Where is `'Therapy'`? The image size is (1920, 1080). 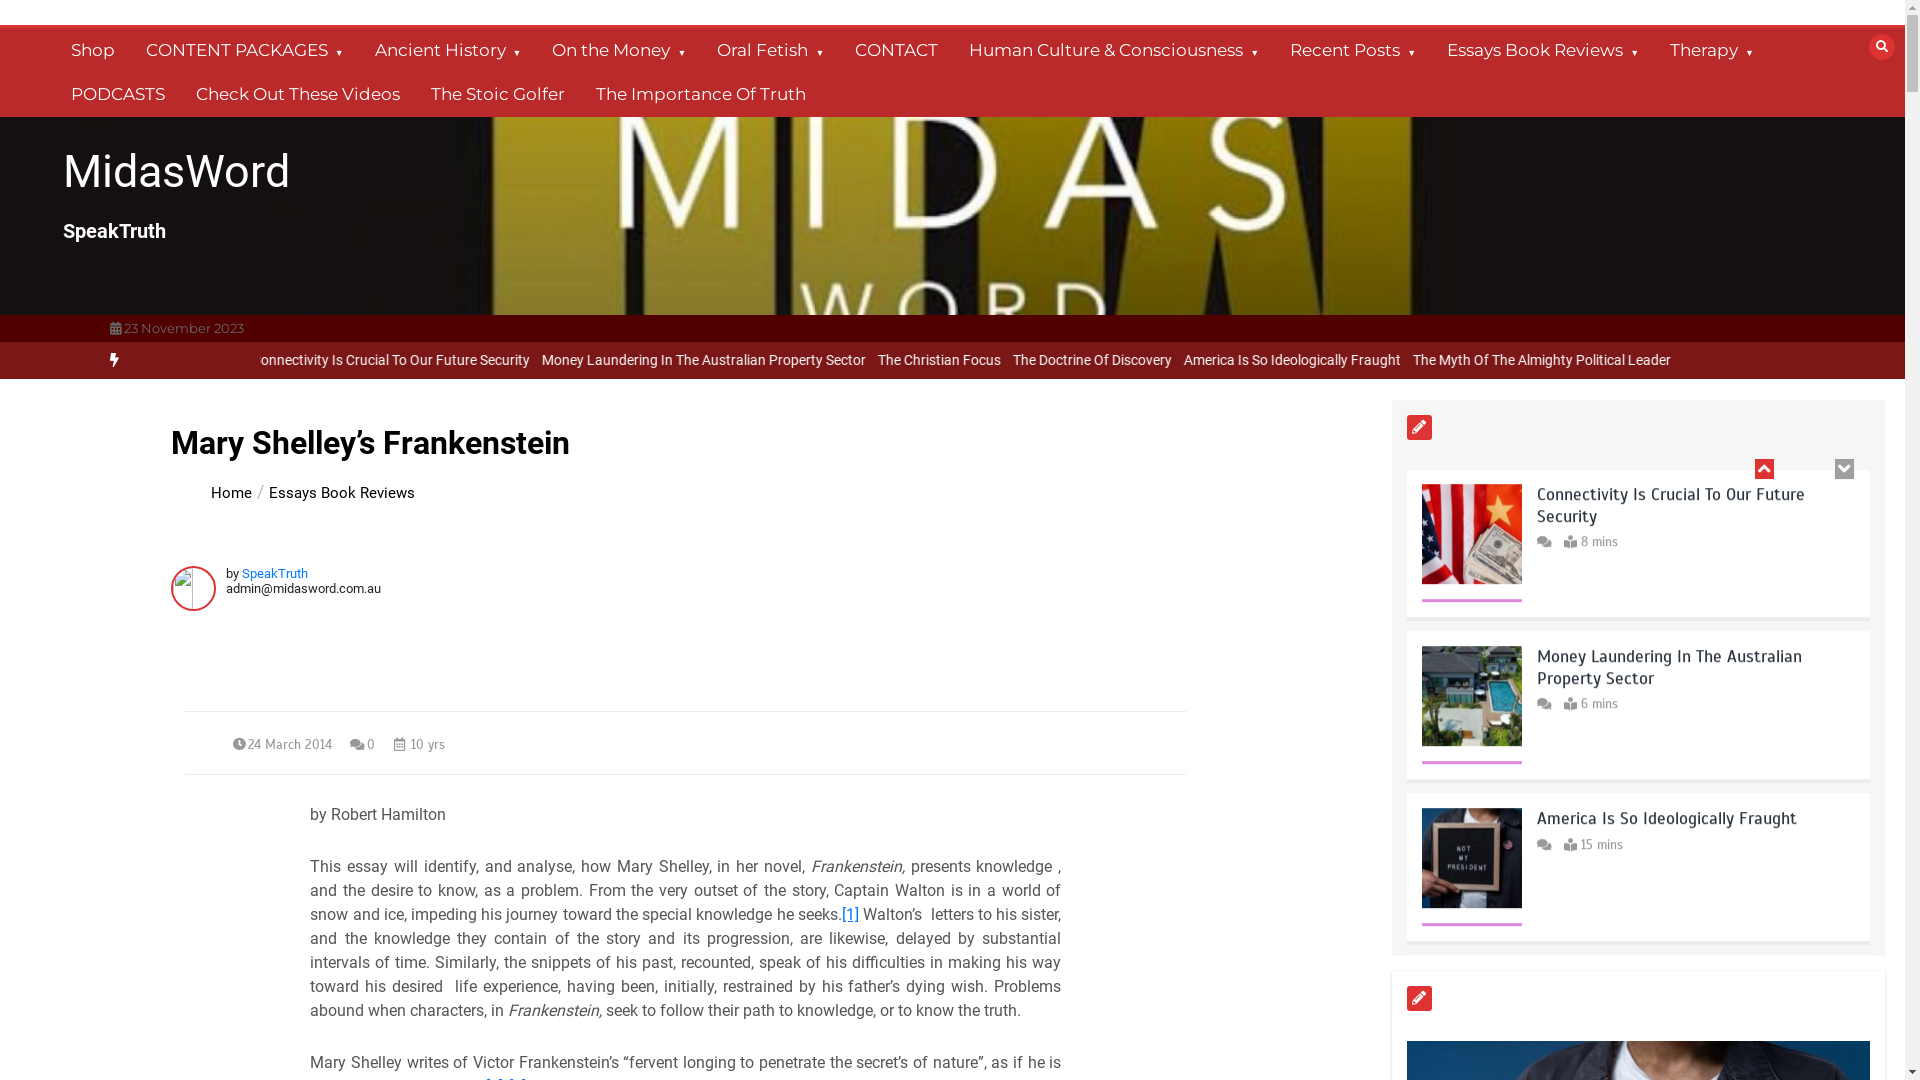
'Therapy' is located at coordinates (1711, 49).